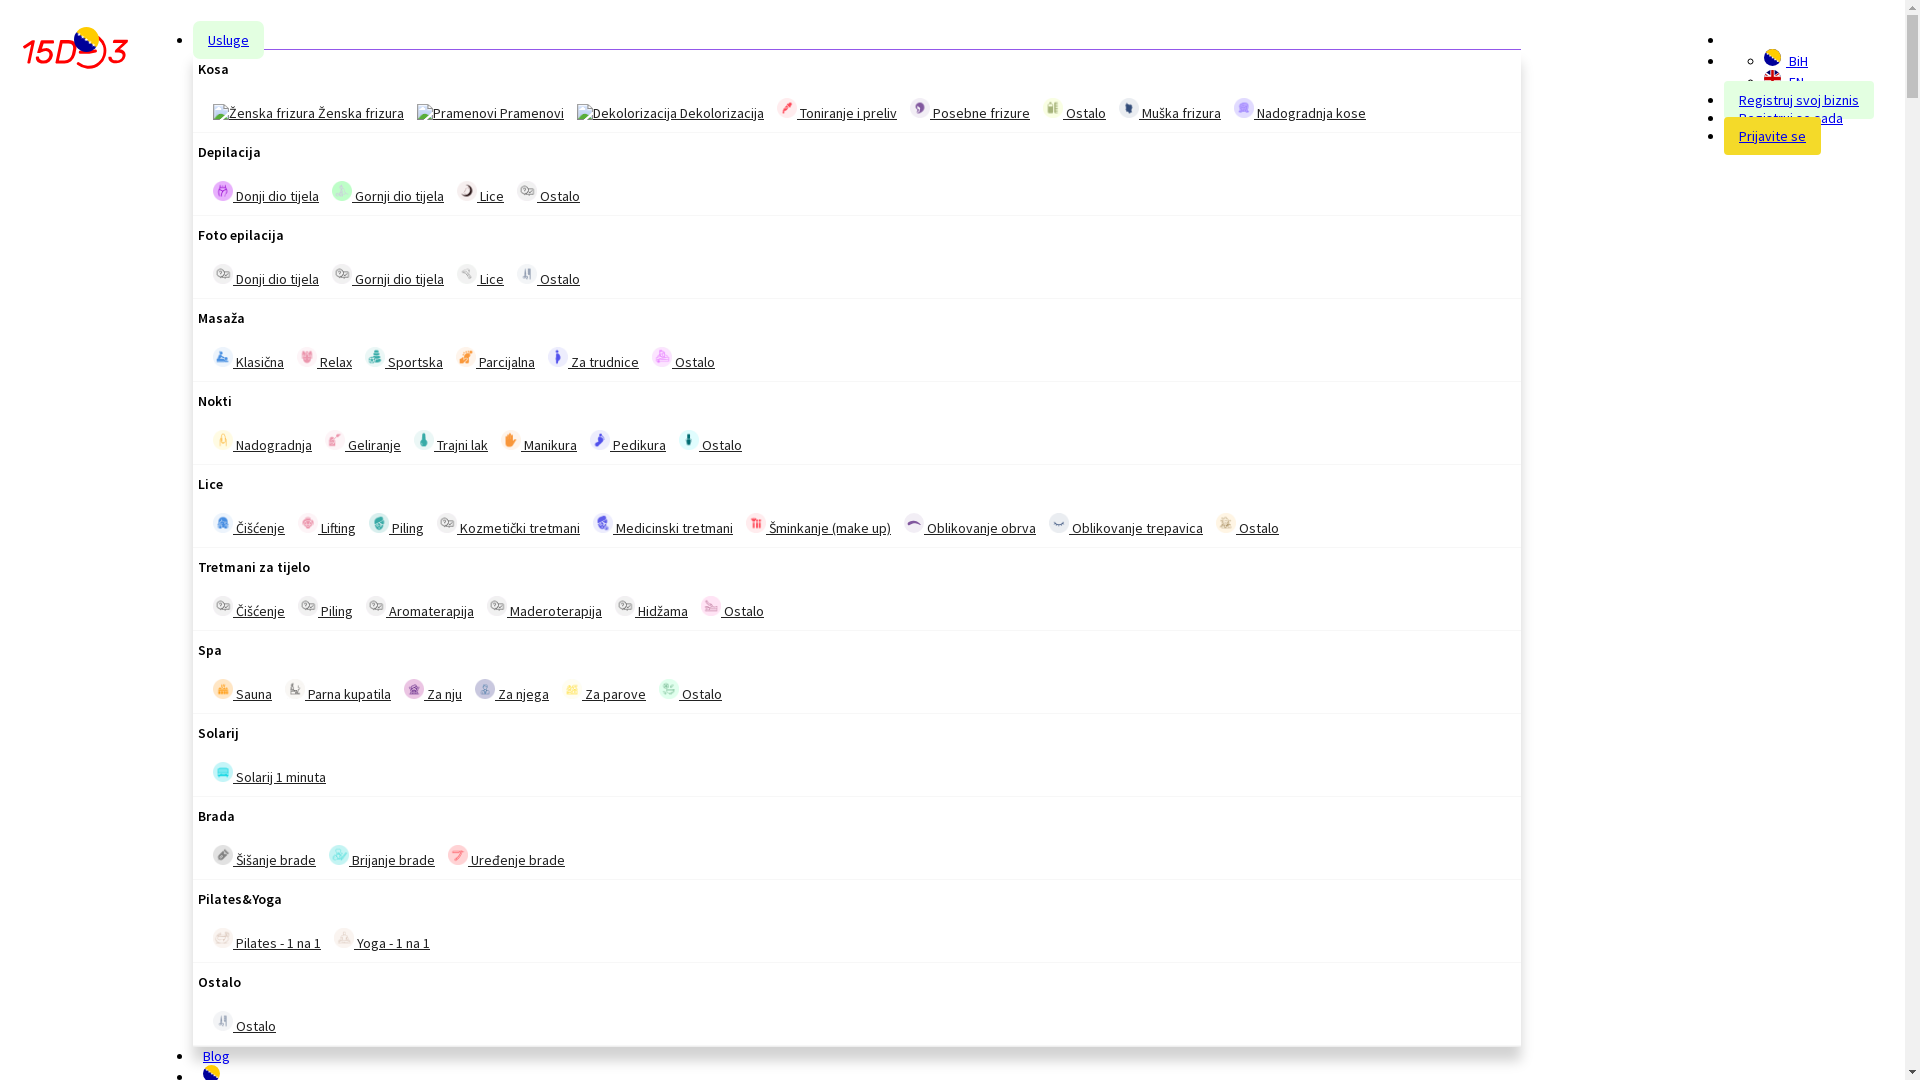  Describe the element at coordinates (293, 688) in the screenshot. I see `'Parna kupatila'` at that location.